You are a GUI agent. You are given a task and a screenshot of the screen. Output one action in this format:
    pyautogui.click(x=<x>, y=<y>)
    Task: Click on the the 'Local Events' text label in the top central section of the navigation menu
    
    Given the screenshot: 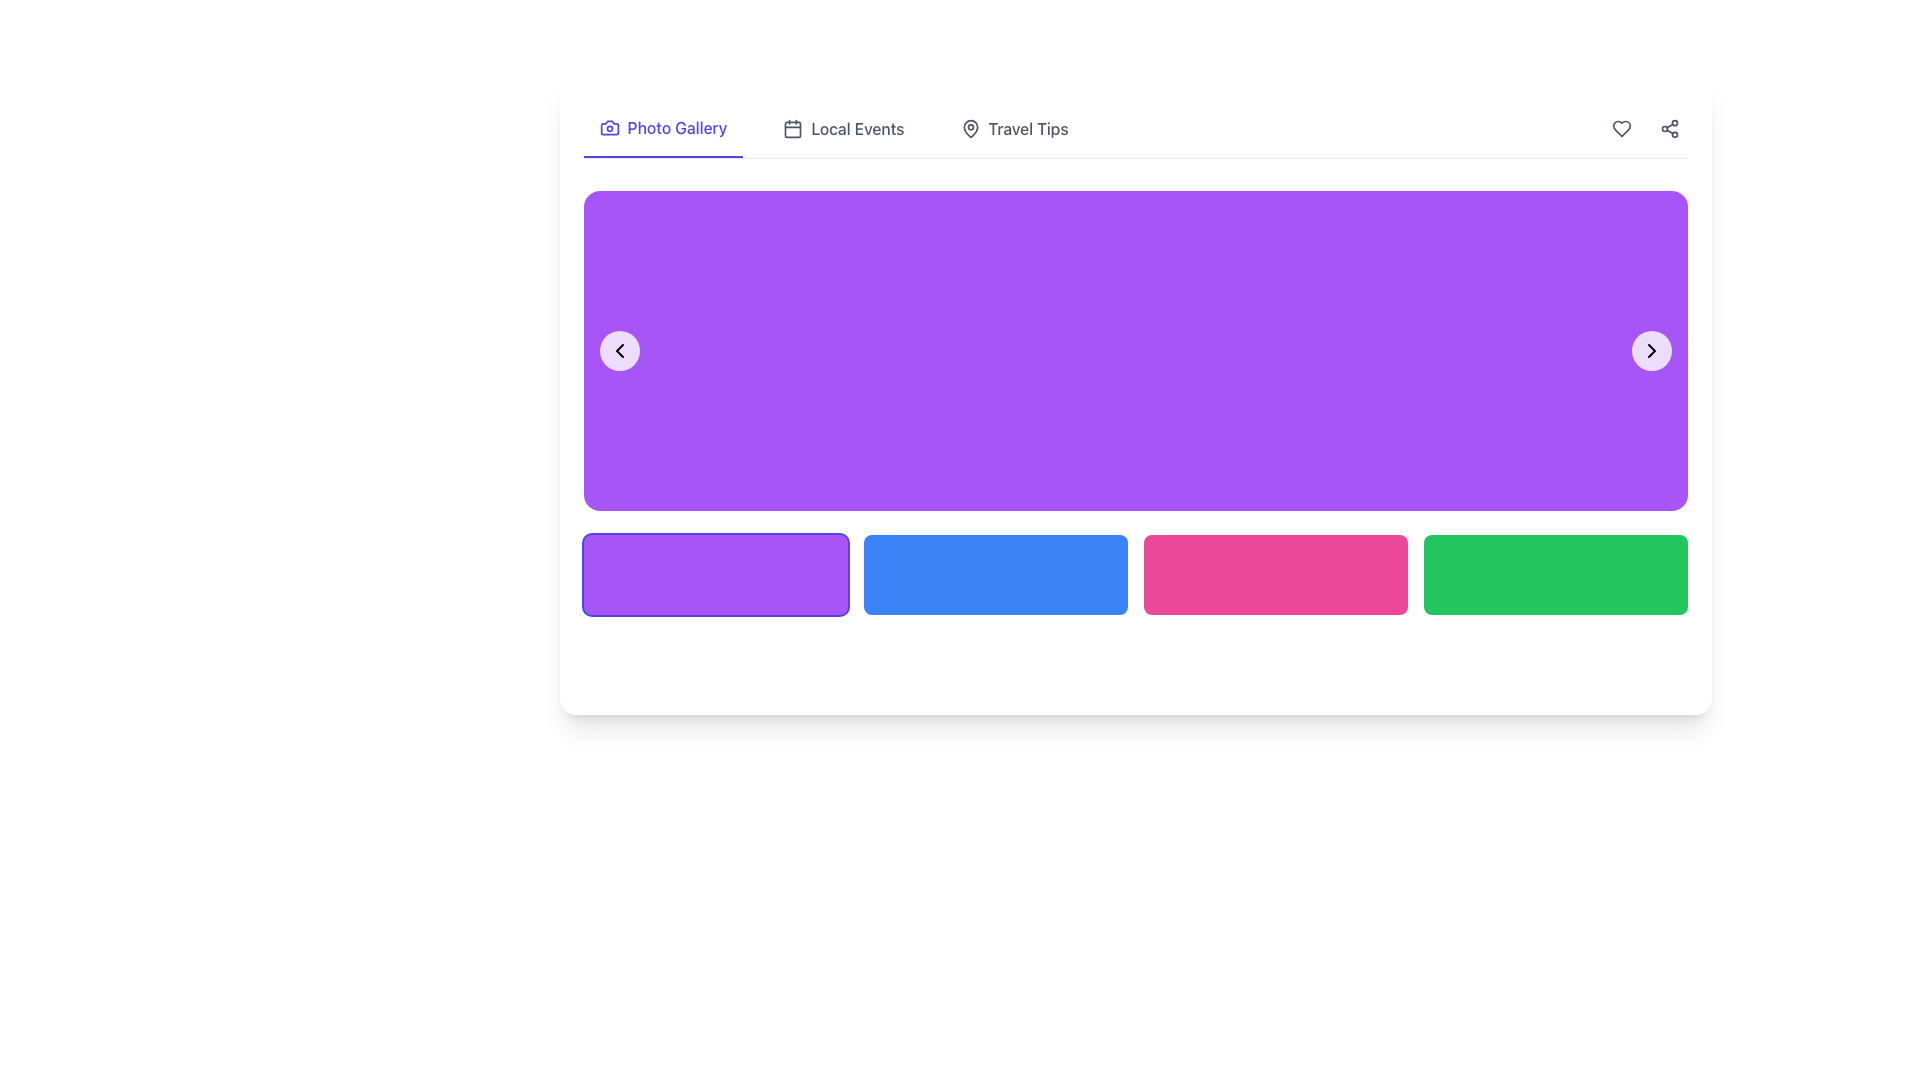 What is the action you would take?
    pyautogui.click(x=857, y=128)
    